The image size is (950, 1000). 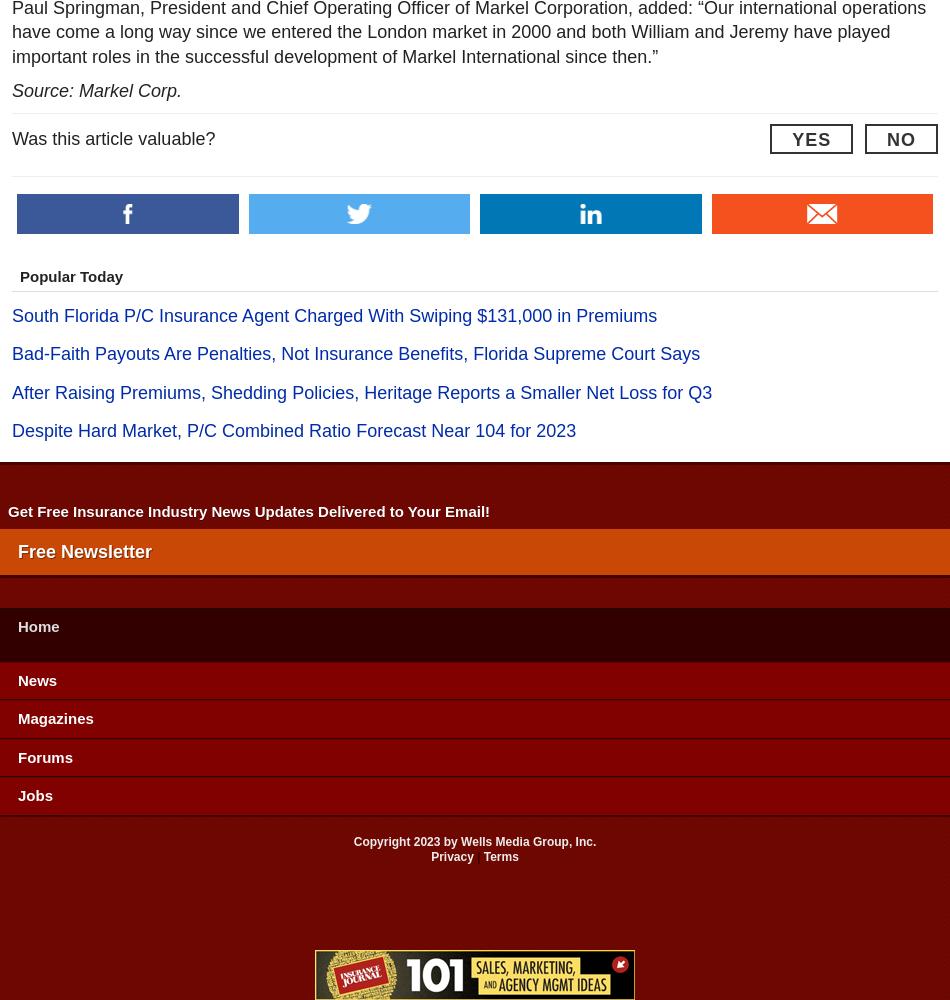 What do you see at coordinates (11, 315) in the screenshot?
I see `'South Florida P/C Insurance Agent Charged With Swiping $131,000 in Premiums'` at bounding box center [11, 315].